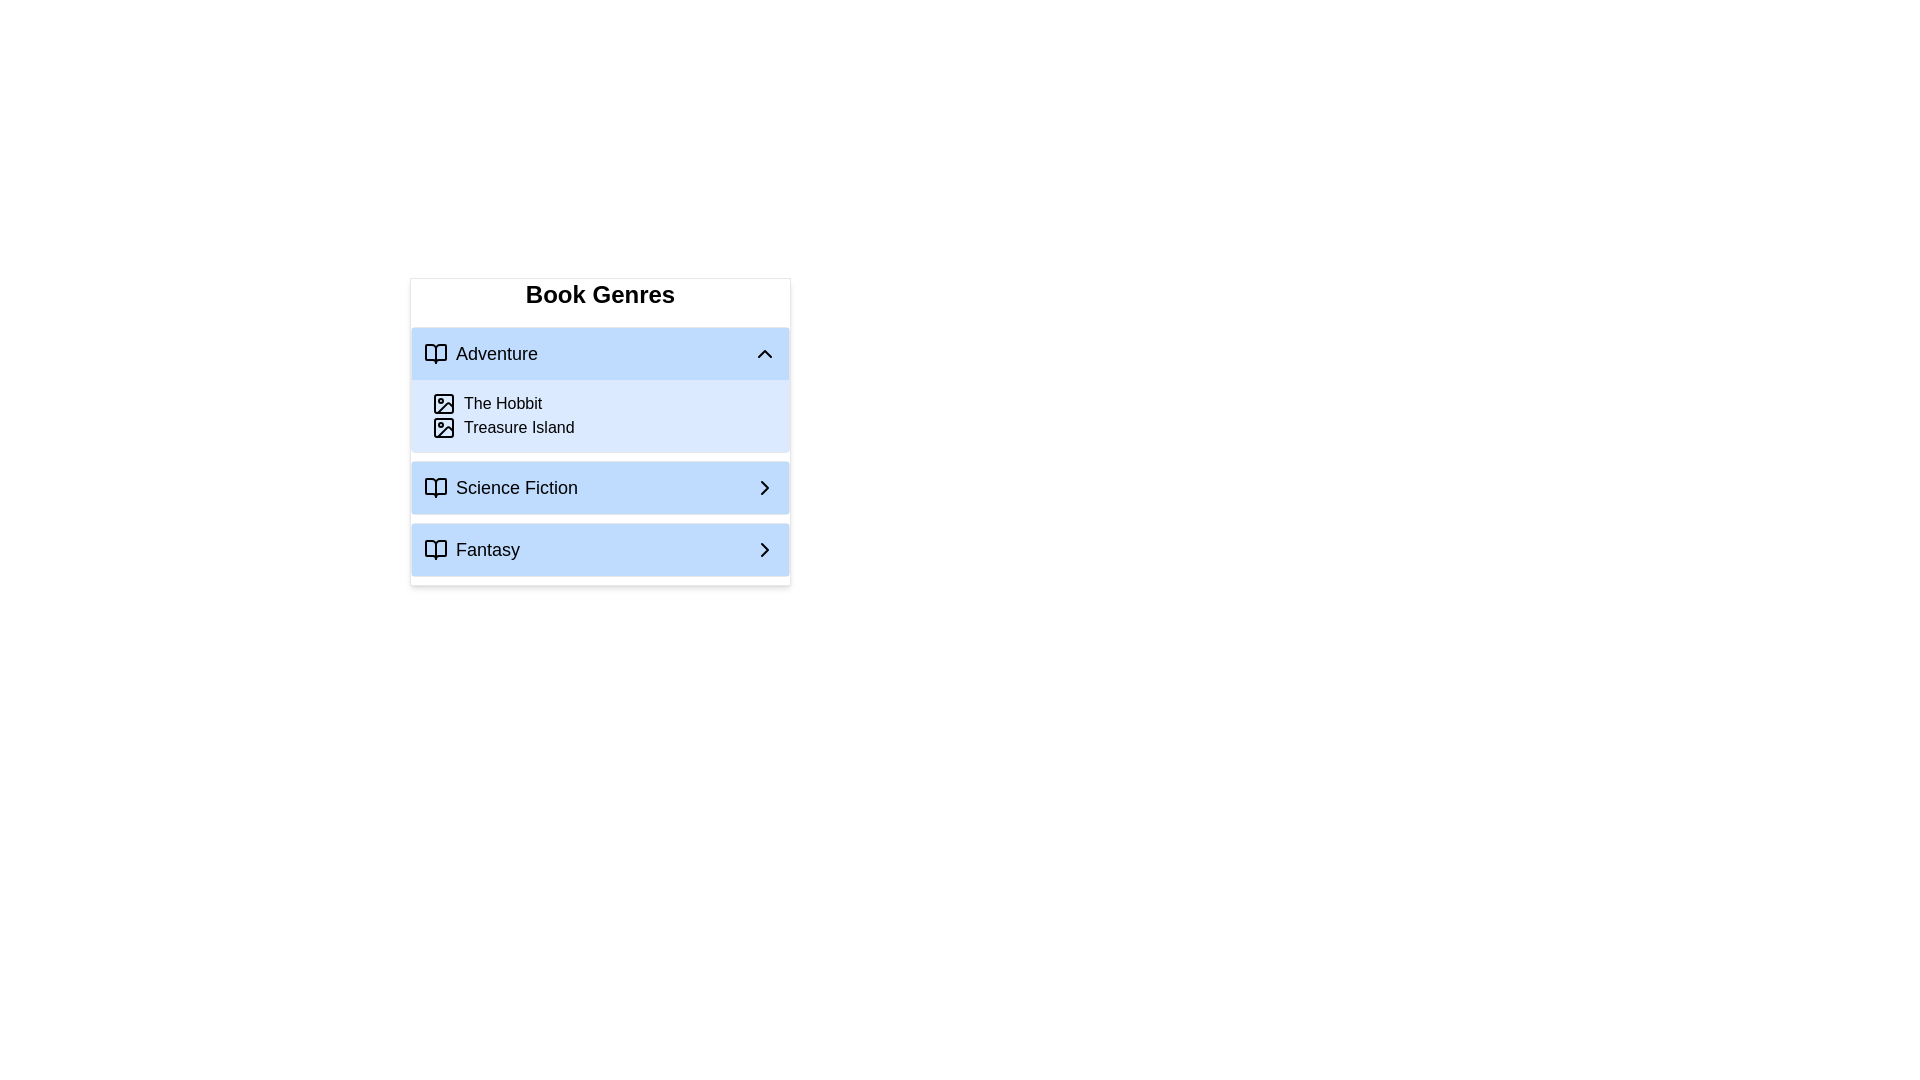  Describe the element at coordinates (763, 353) in the screenshot. I see `the downward-pointing chevron icon located to the right of the 'Adventure' text in the Book Genres section` at that location.